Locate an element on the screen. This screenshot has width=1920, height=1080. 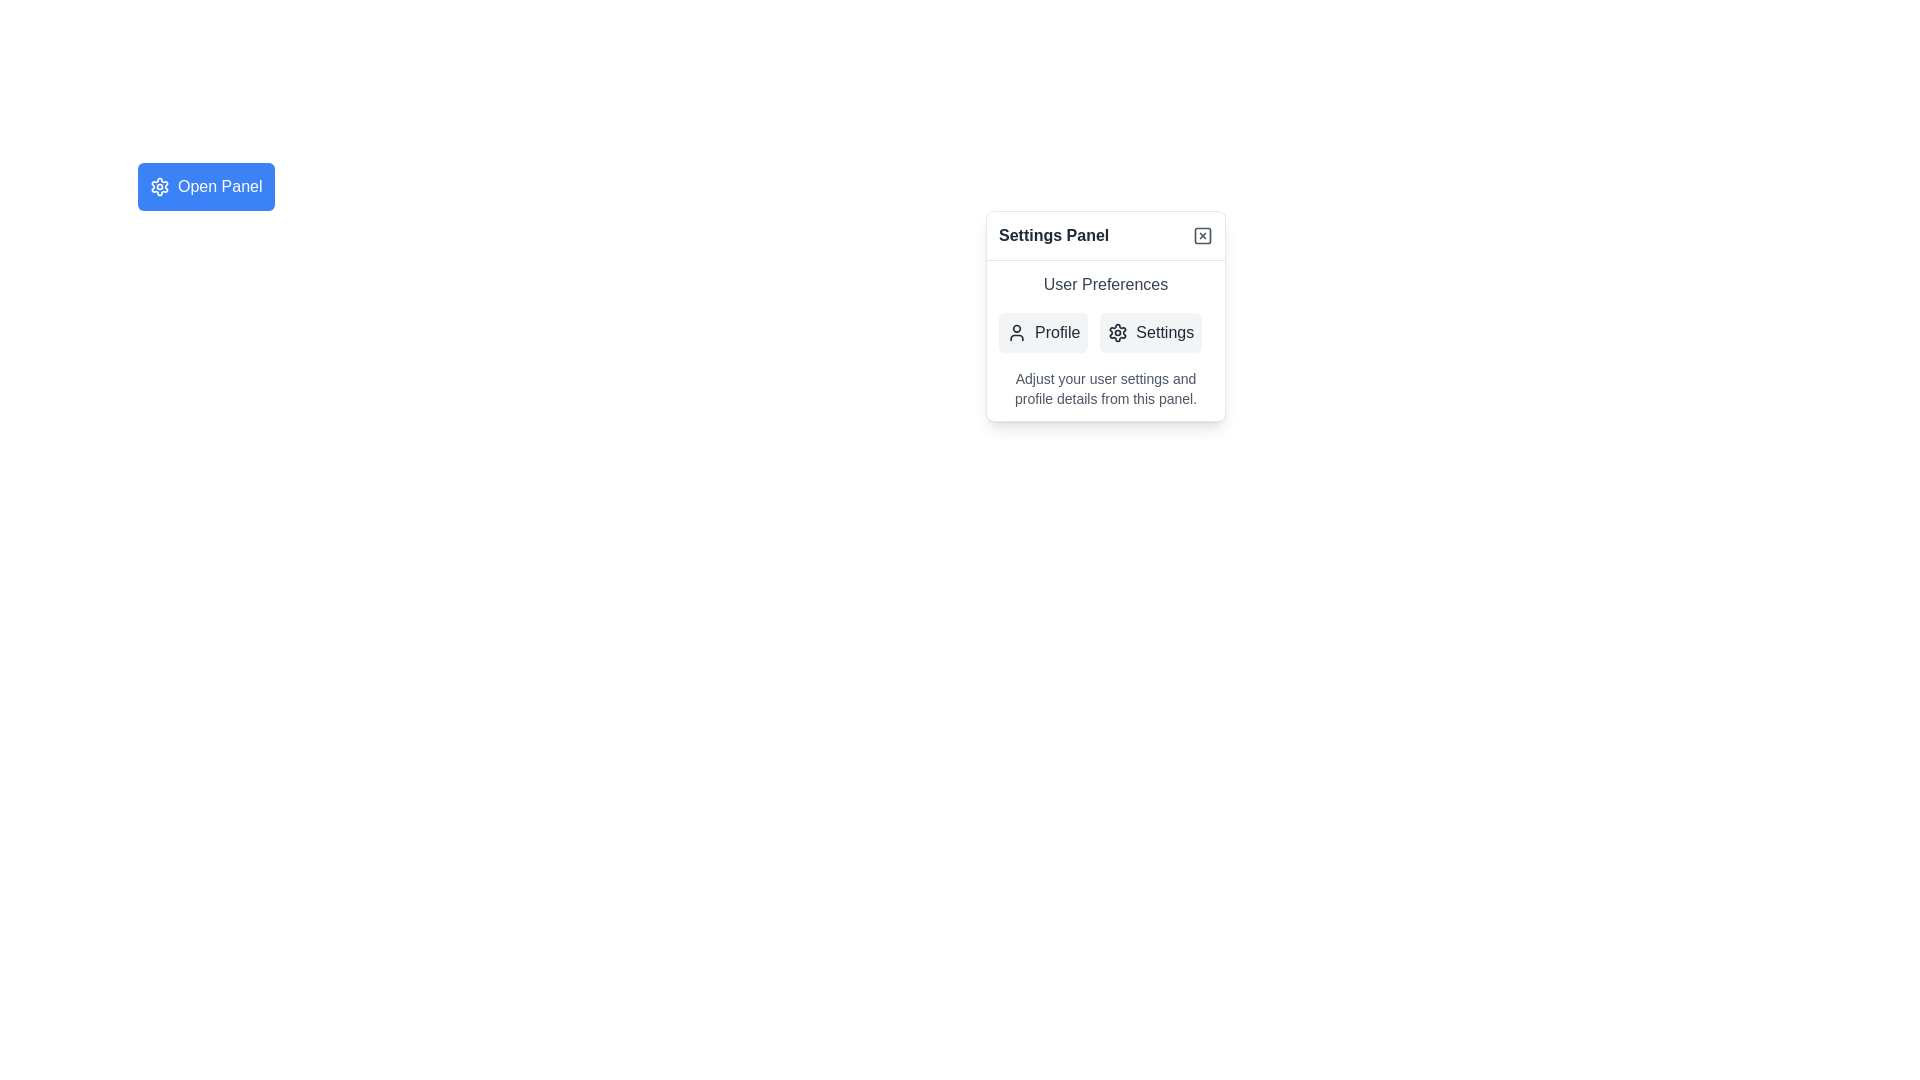
the user icon, which is the leftmost element in the 'Profile' button within the Settings Panel is located at coordinates (1017, 331).